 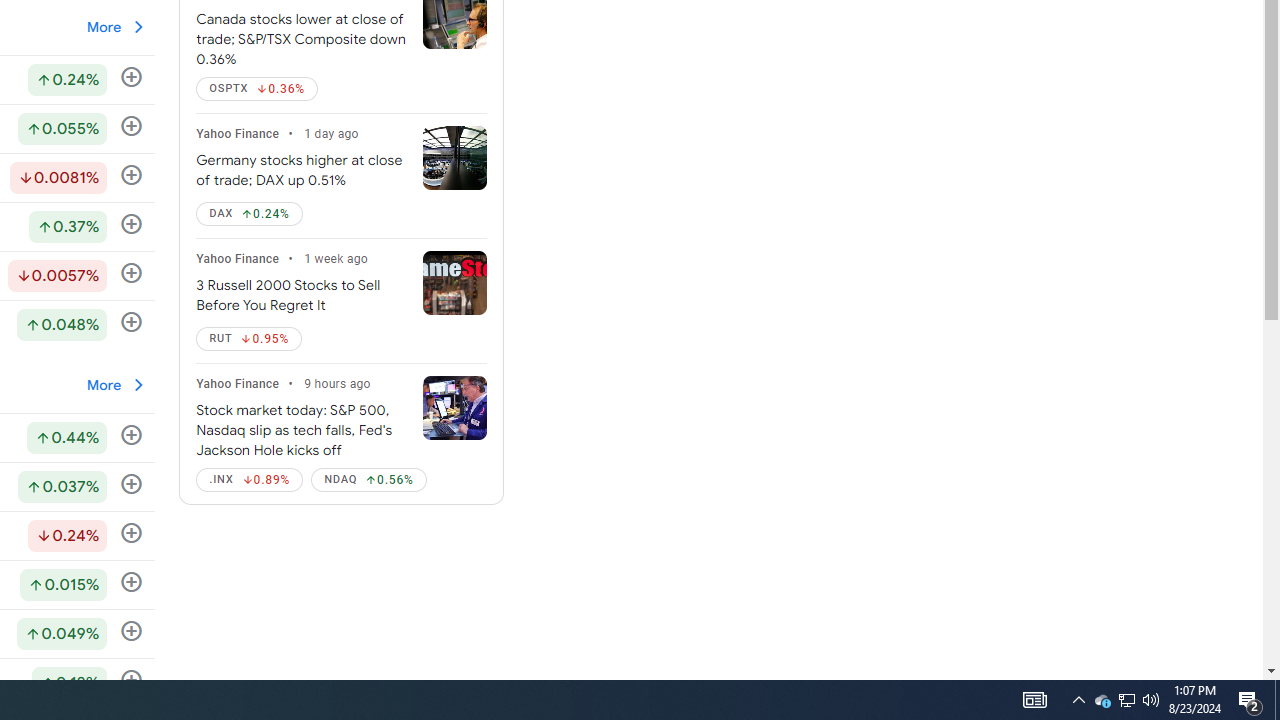 What do you see at coordinates (248, 214) in the screenshot?
I see `'DAX Up by 0.24%'` at bounding box center [248, 214].